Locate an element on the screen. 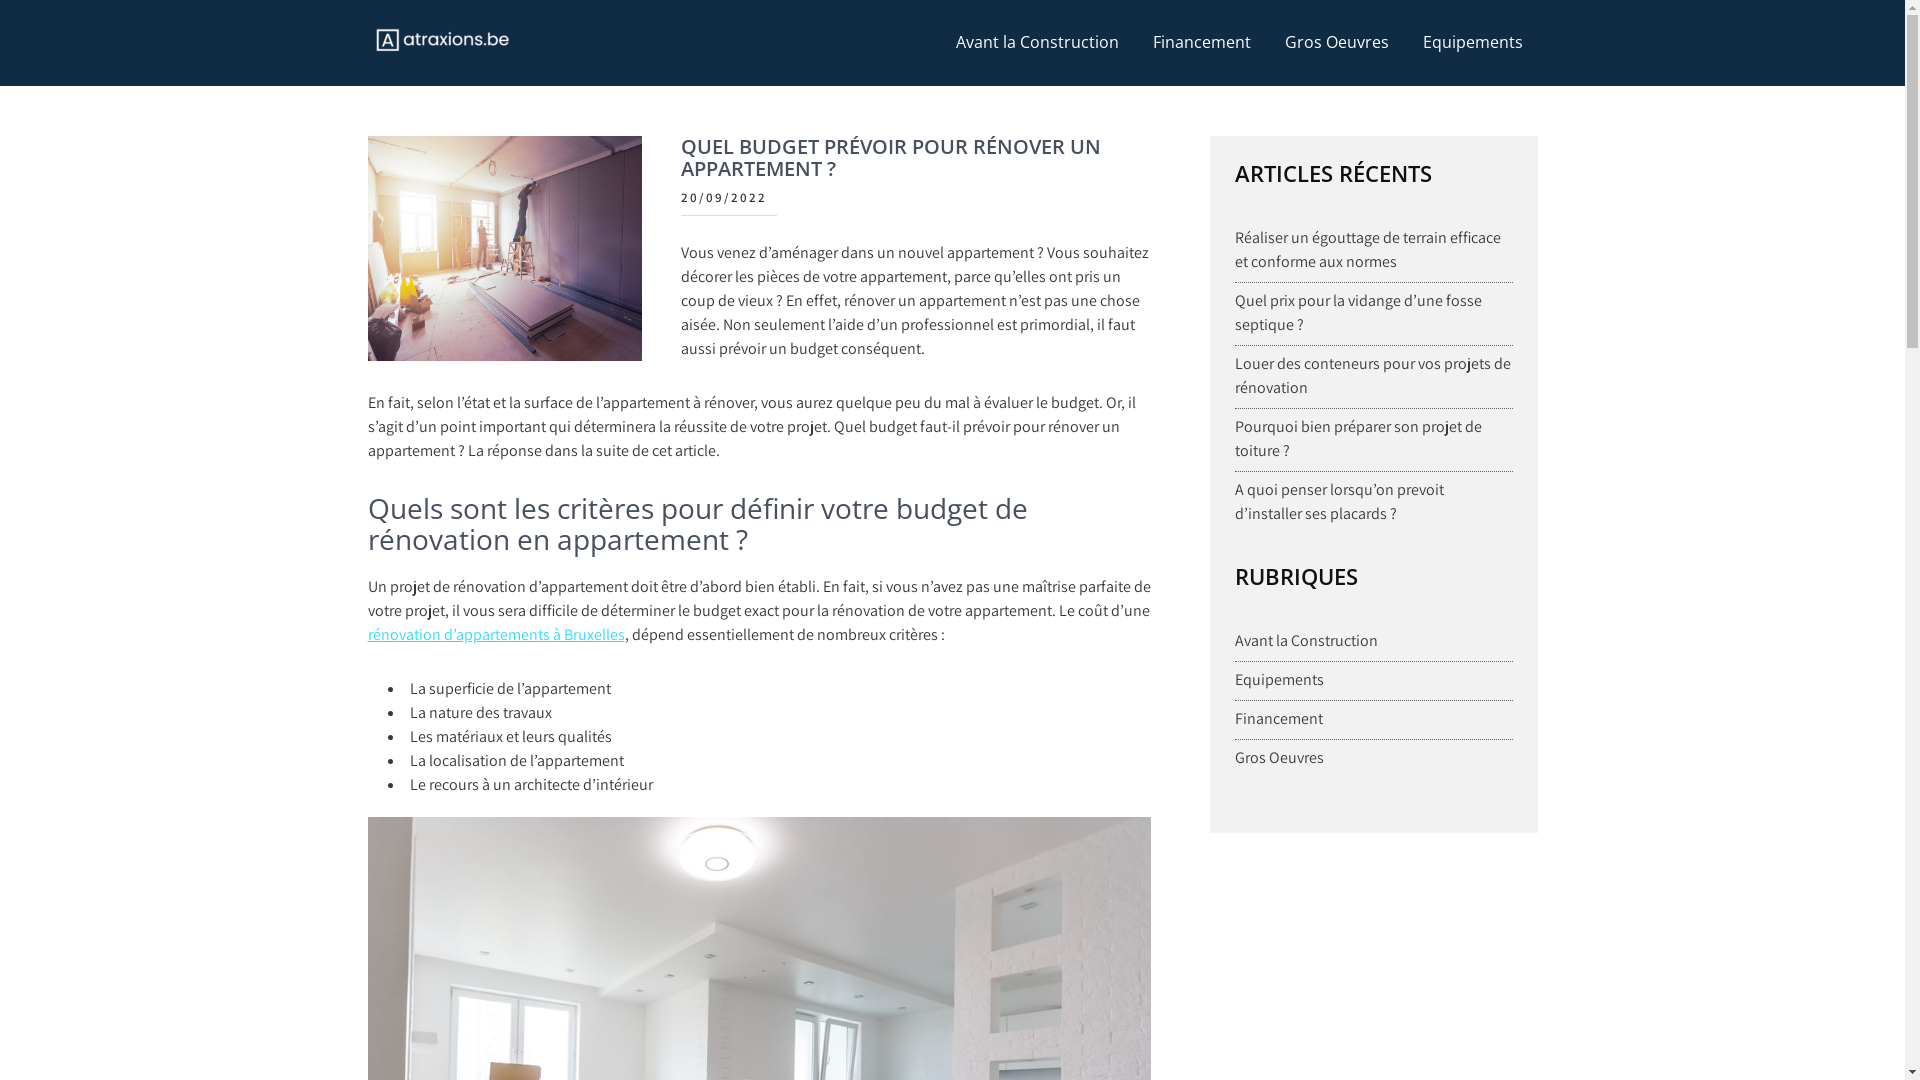  'Gros Oeuvres' is located at coordinates (1337, 42).